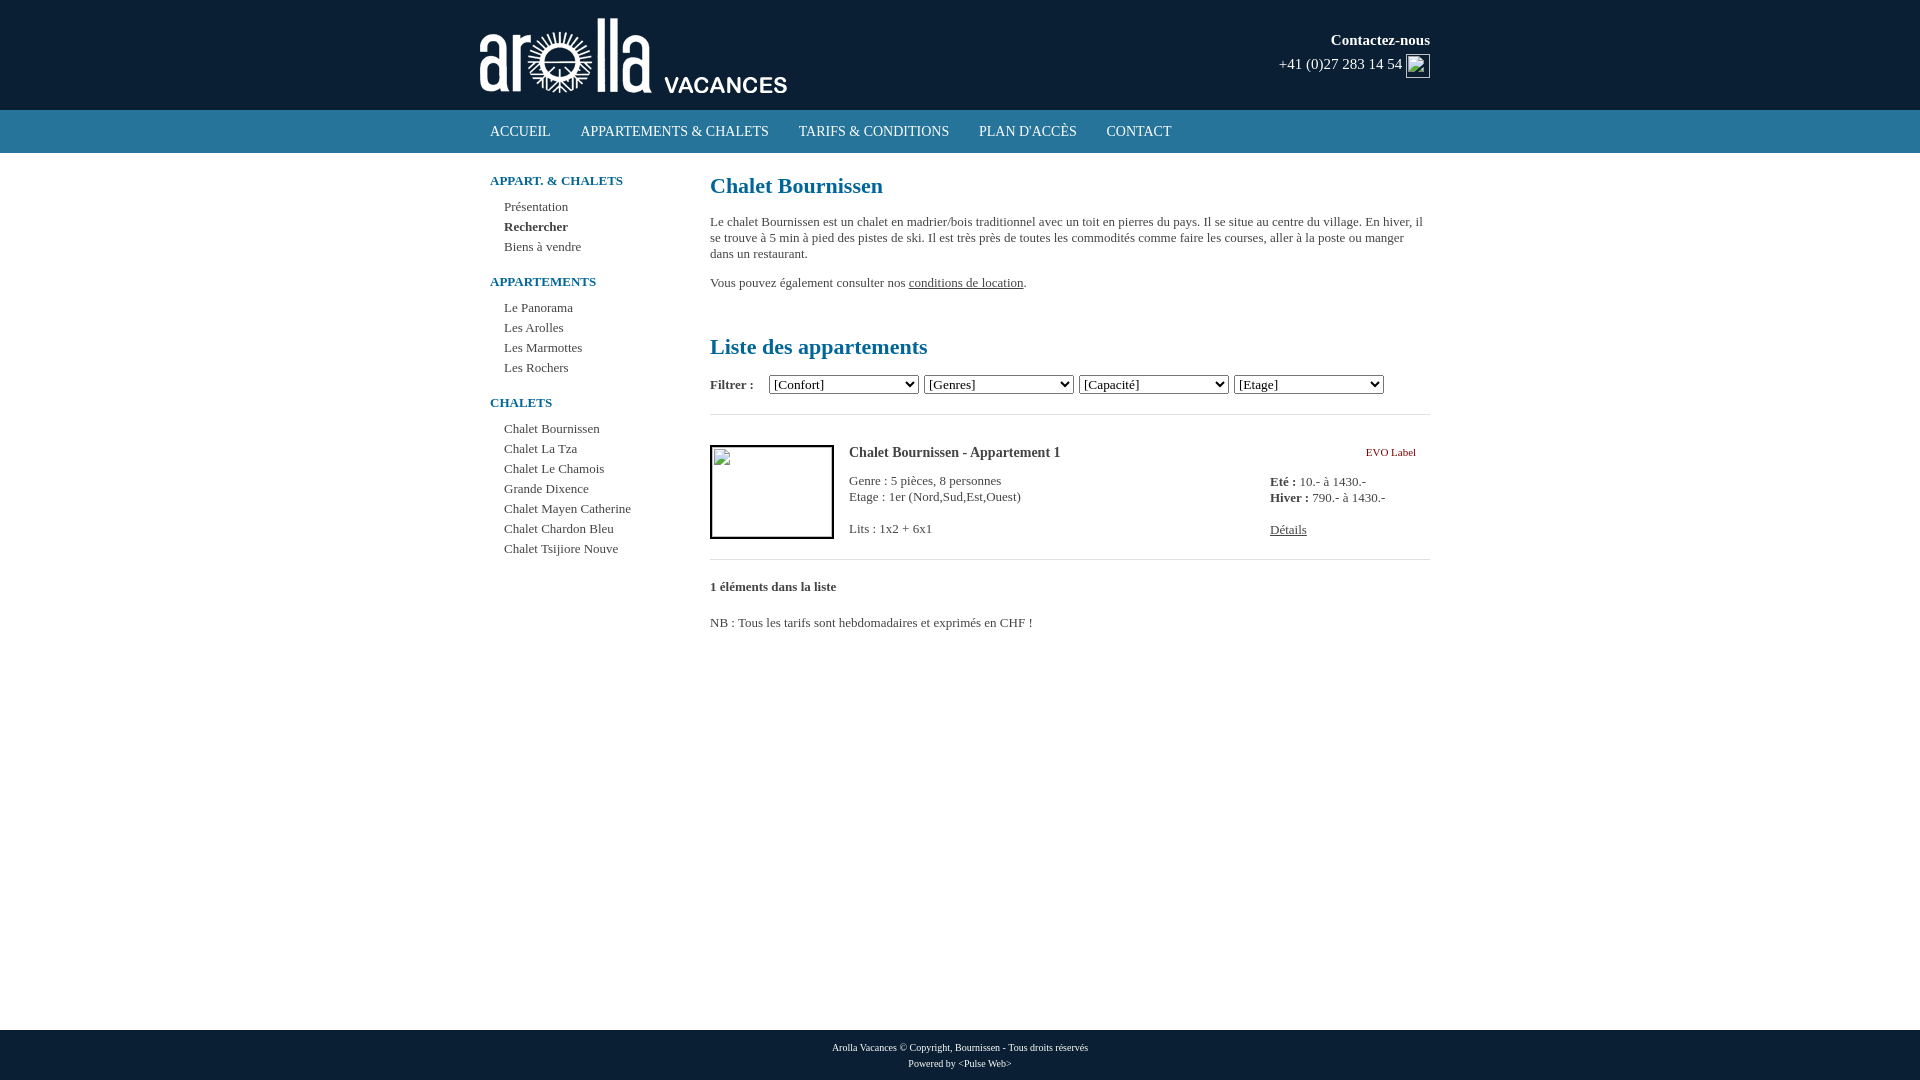 This screenshot has height=1080, width=1920. What do you see at coordinates (673, 131) in the screenshot?
I see `'APPARTEMENTS & CHALETS'` at bounding box center [673, 131].